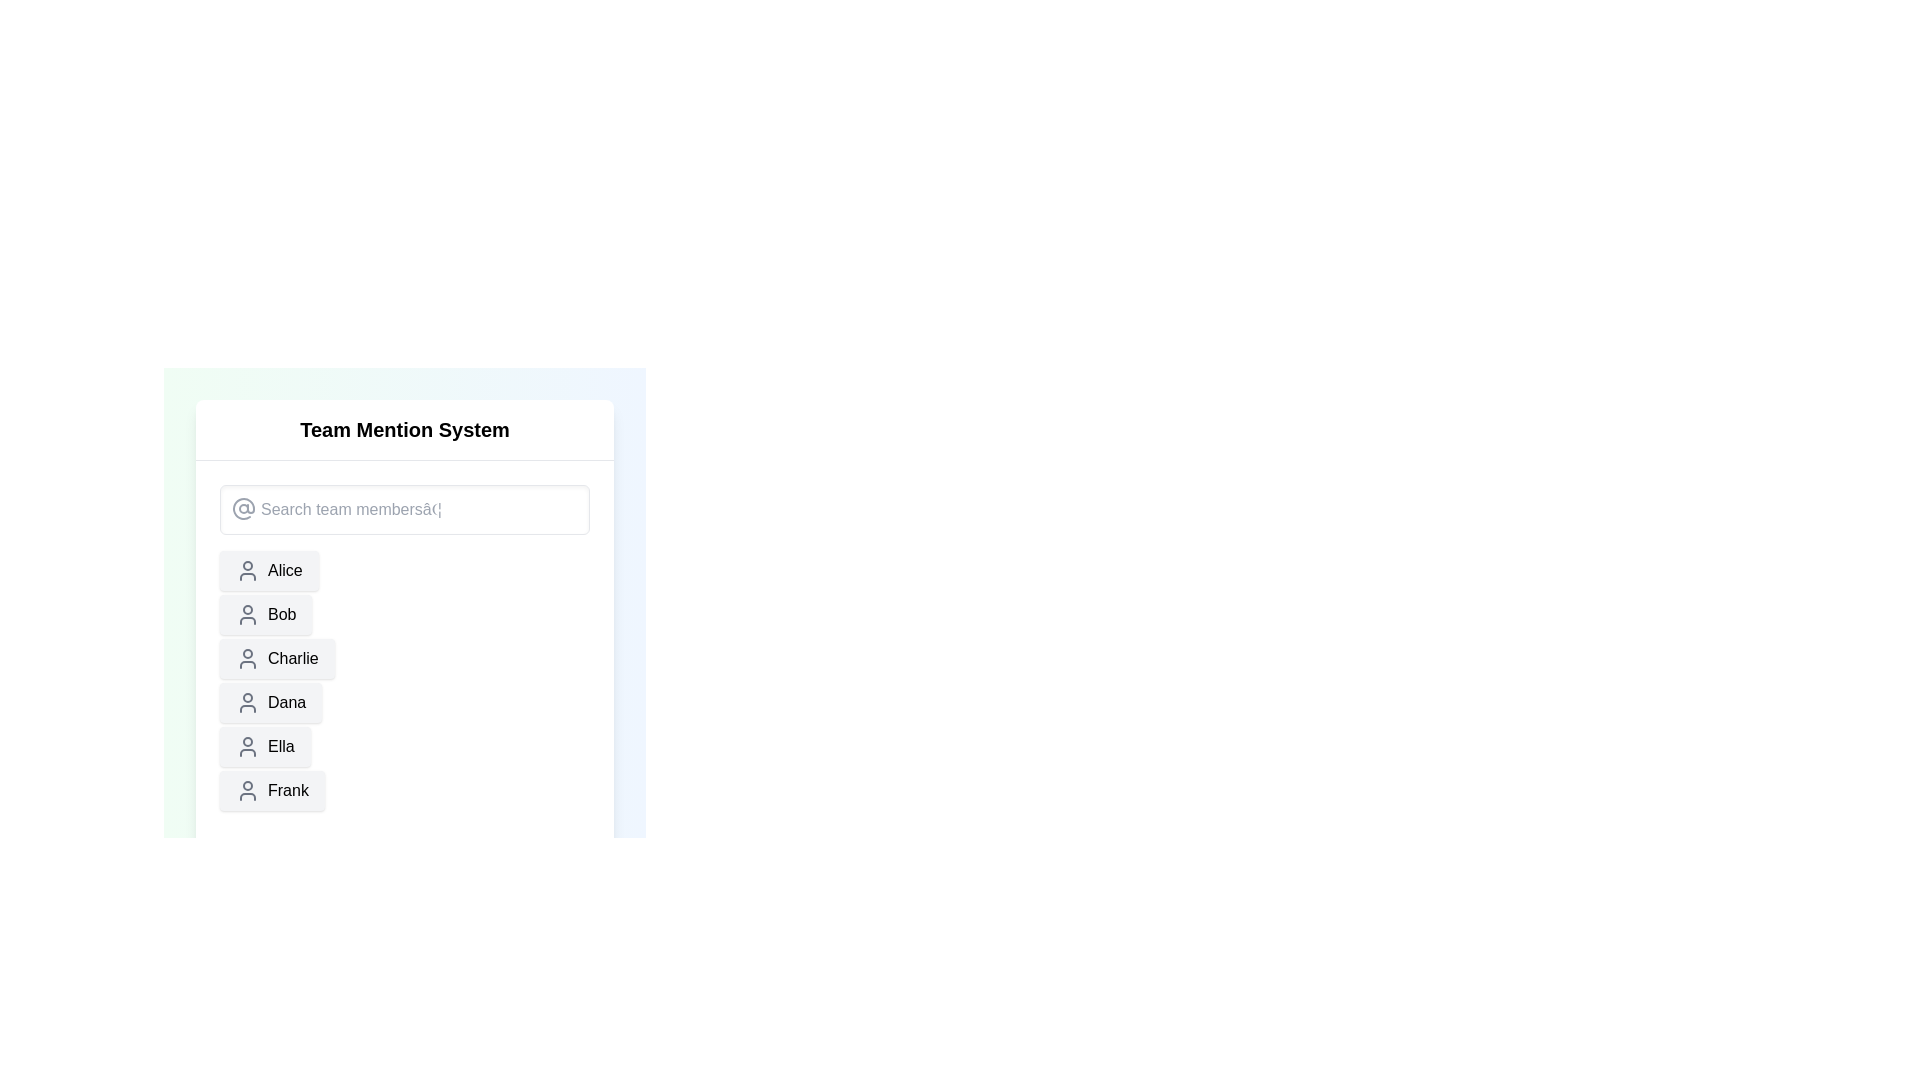 Image resolution: width=1920 pixels, height=1080 pixels. I want to click on the first button in the vertical list containing the text 'Alice' and a gray user icon, located below the 'Search team members' input box, so click(268, 570).